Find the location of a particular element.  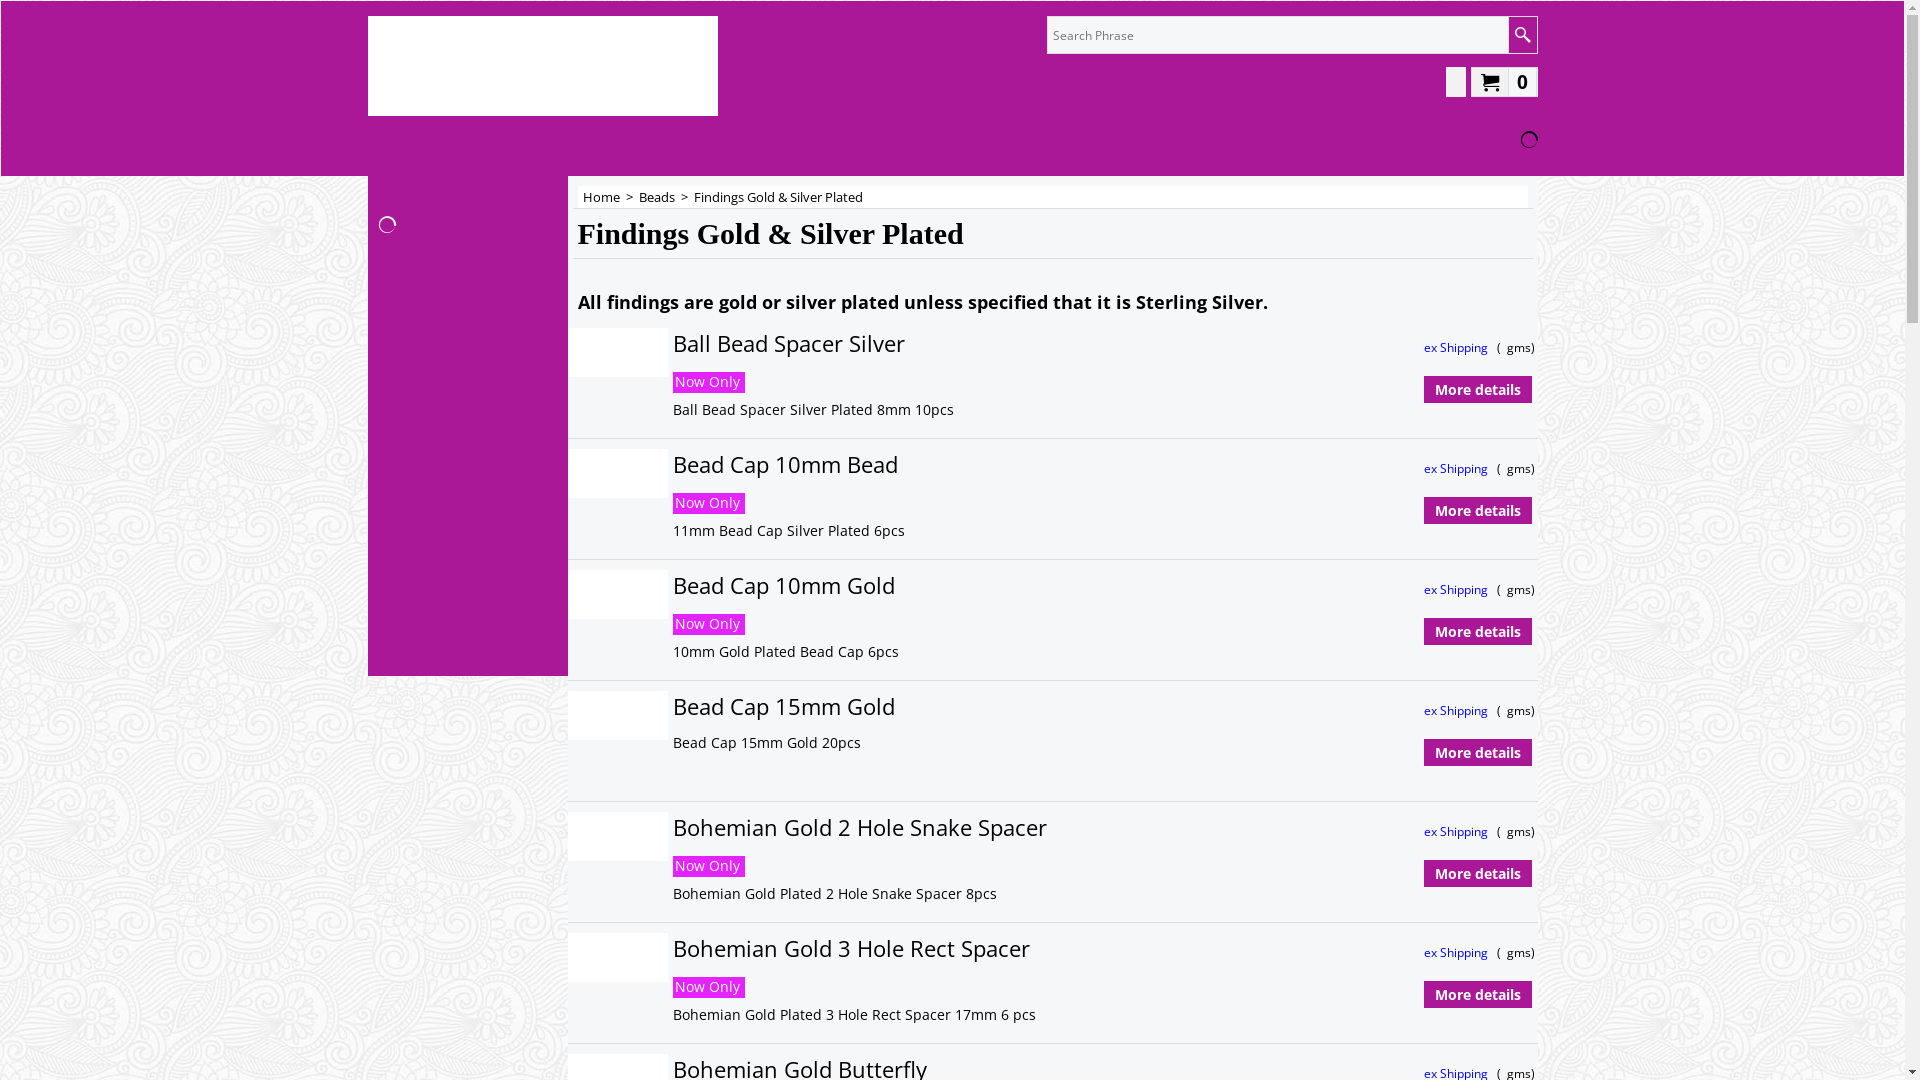

'Bohemian Gold 3 Hole Rect Spacer' is located at coordinates (997, 947).